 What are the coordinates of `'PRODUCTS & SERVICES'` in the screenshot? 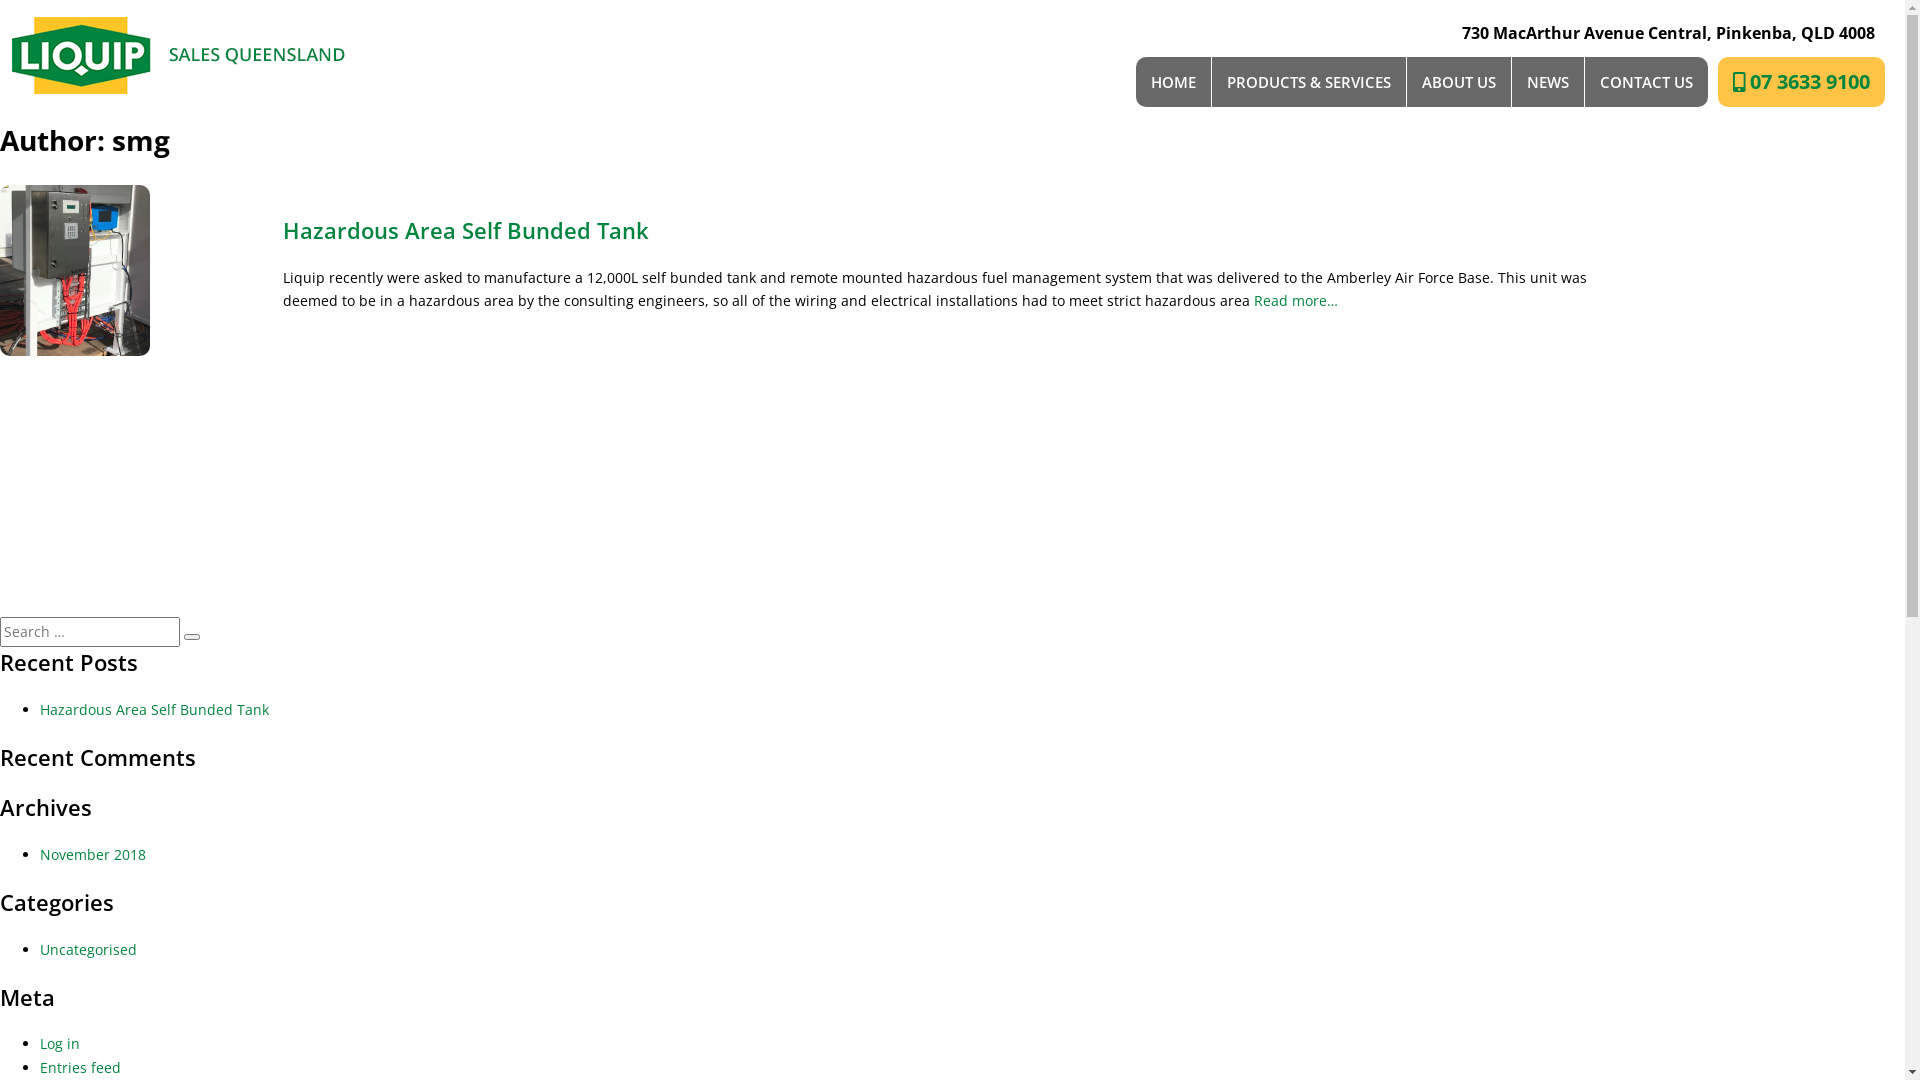 It's located at (1309, 80).